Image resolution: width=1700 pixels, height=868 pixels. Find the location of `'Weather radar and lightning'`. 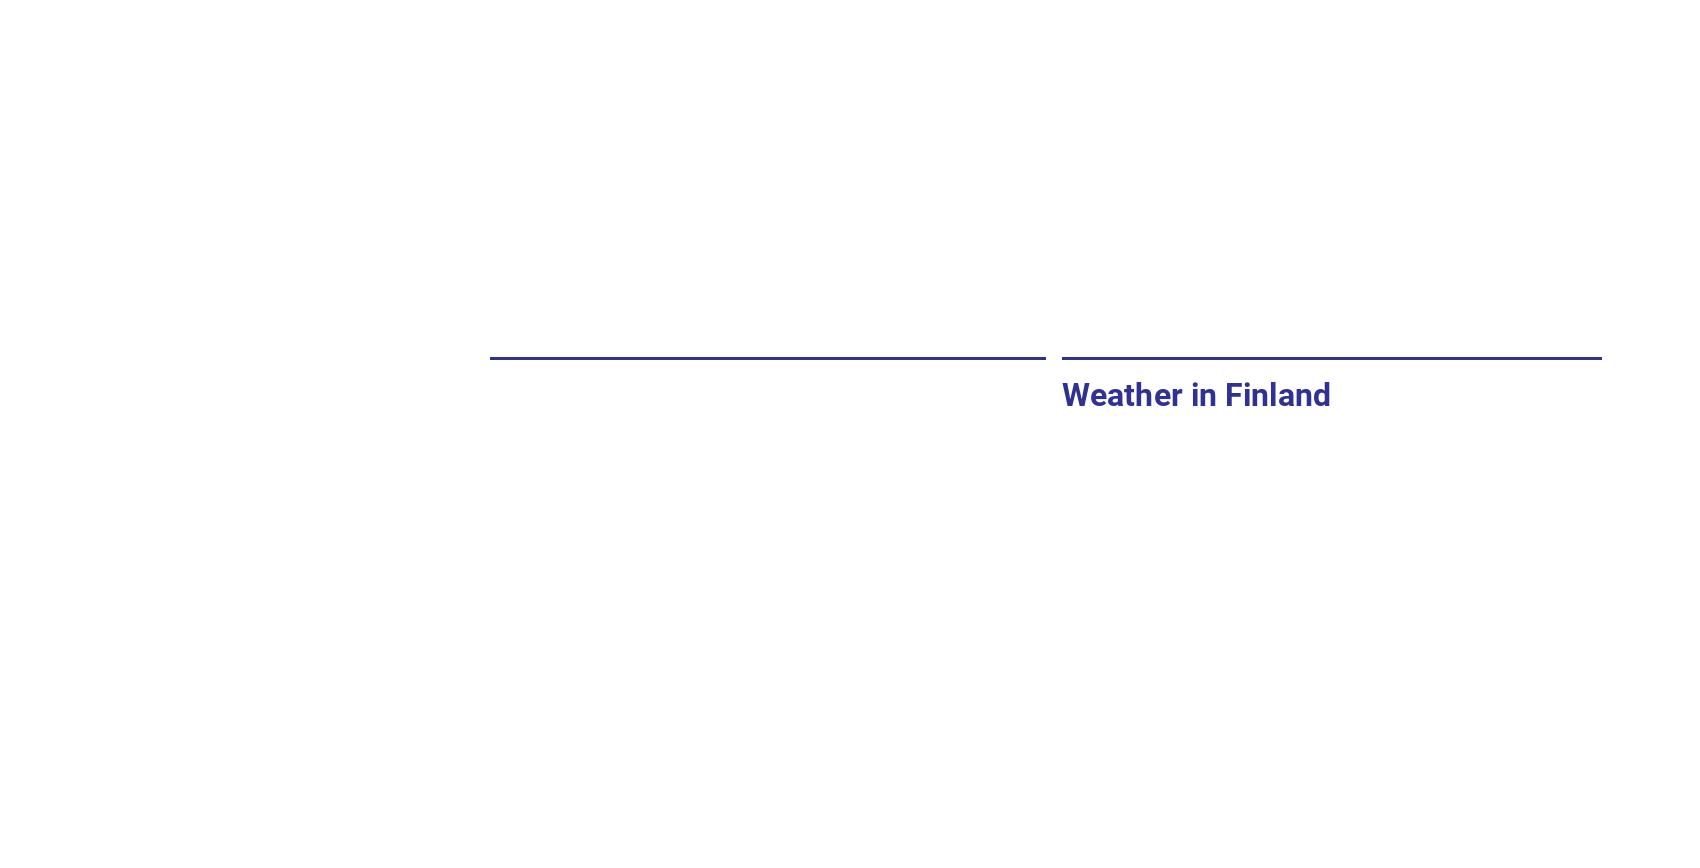

'Weather radar and lightning' is located at coordinates (690, 407).